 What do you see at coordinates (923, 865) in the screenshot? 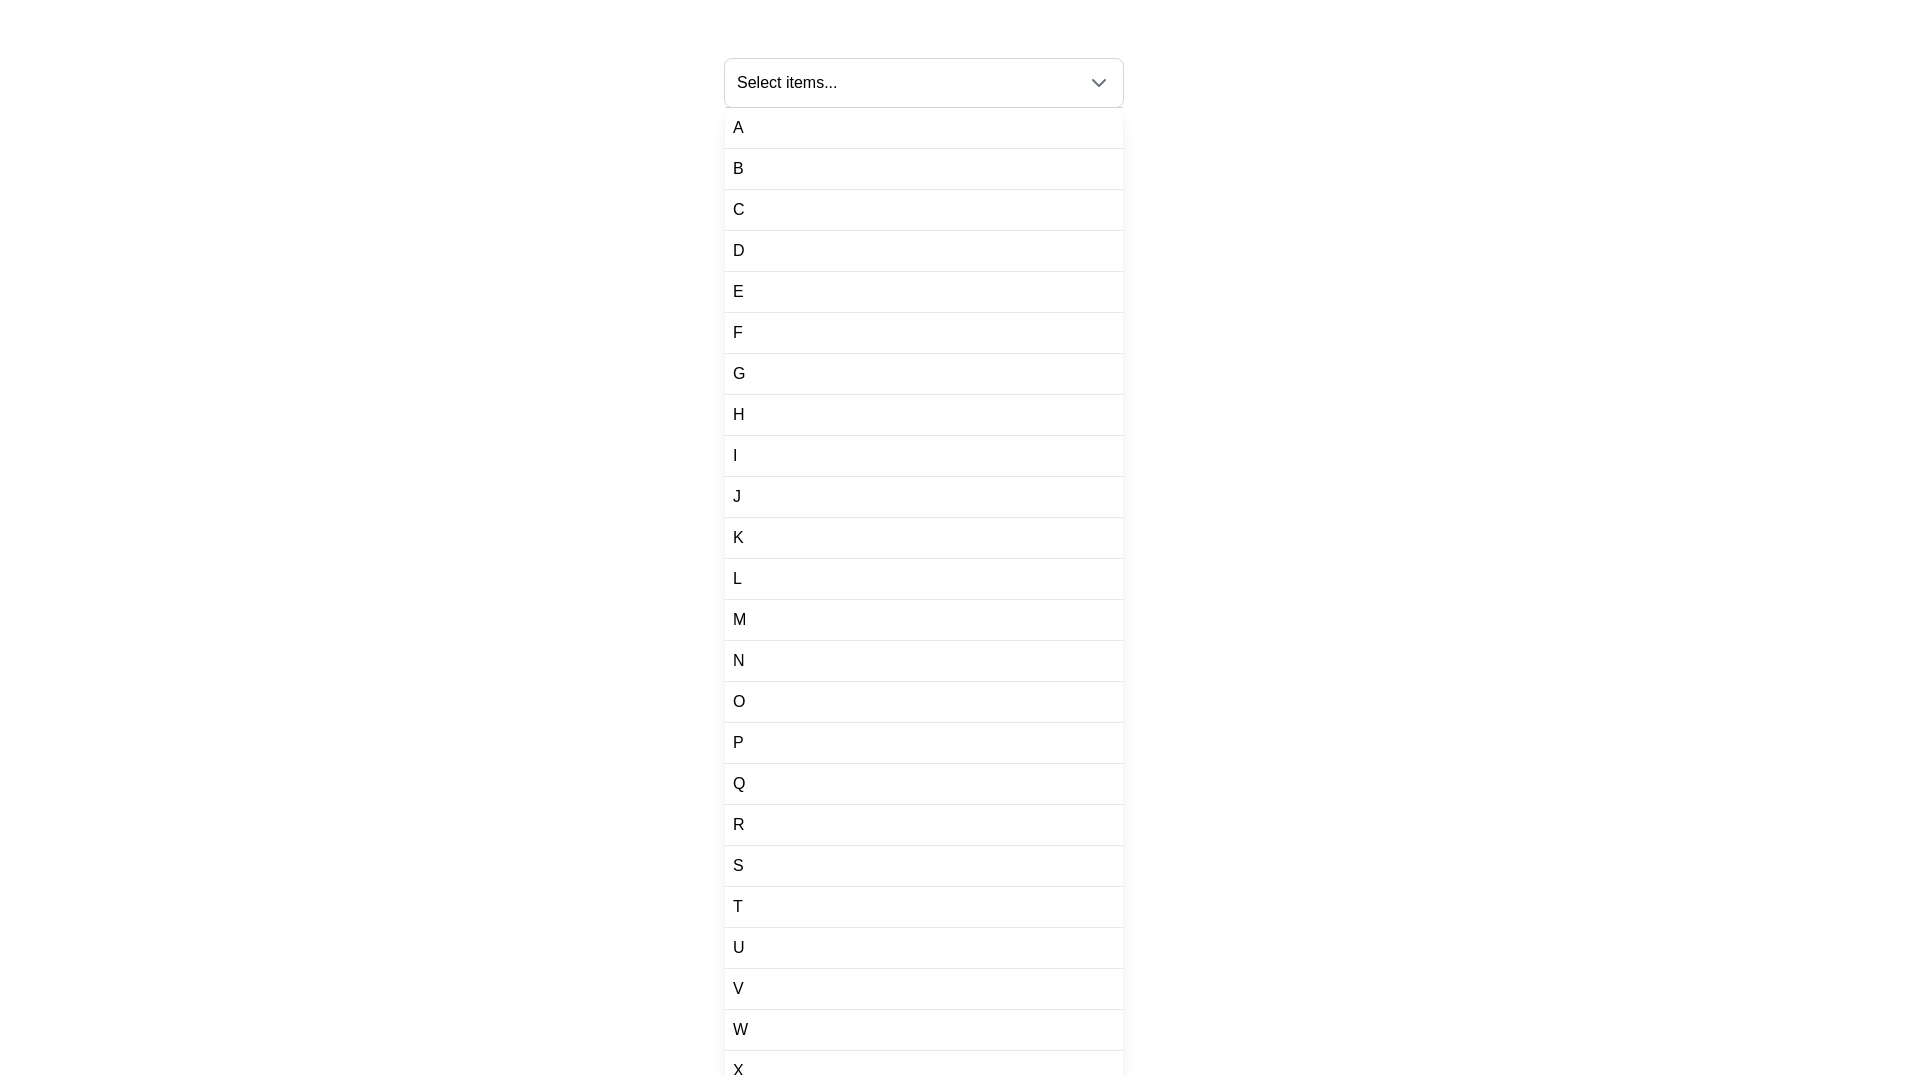
I see `the list item displaying the letter 'S' in a vertically ordered list of letters A-Z, positioned between 'R' and 'T'` at bounding box center [923, 865].